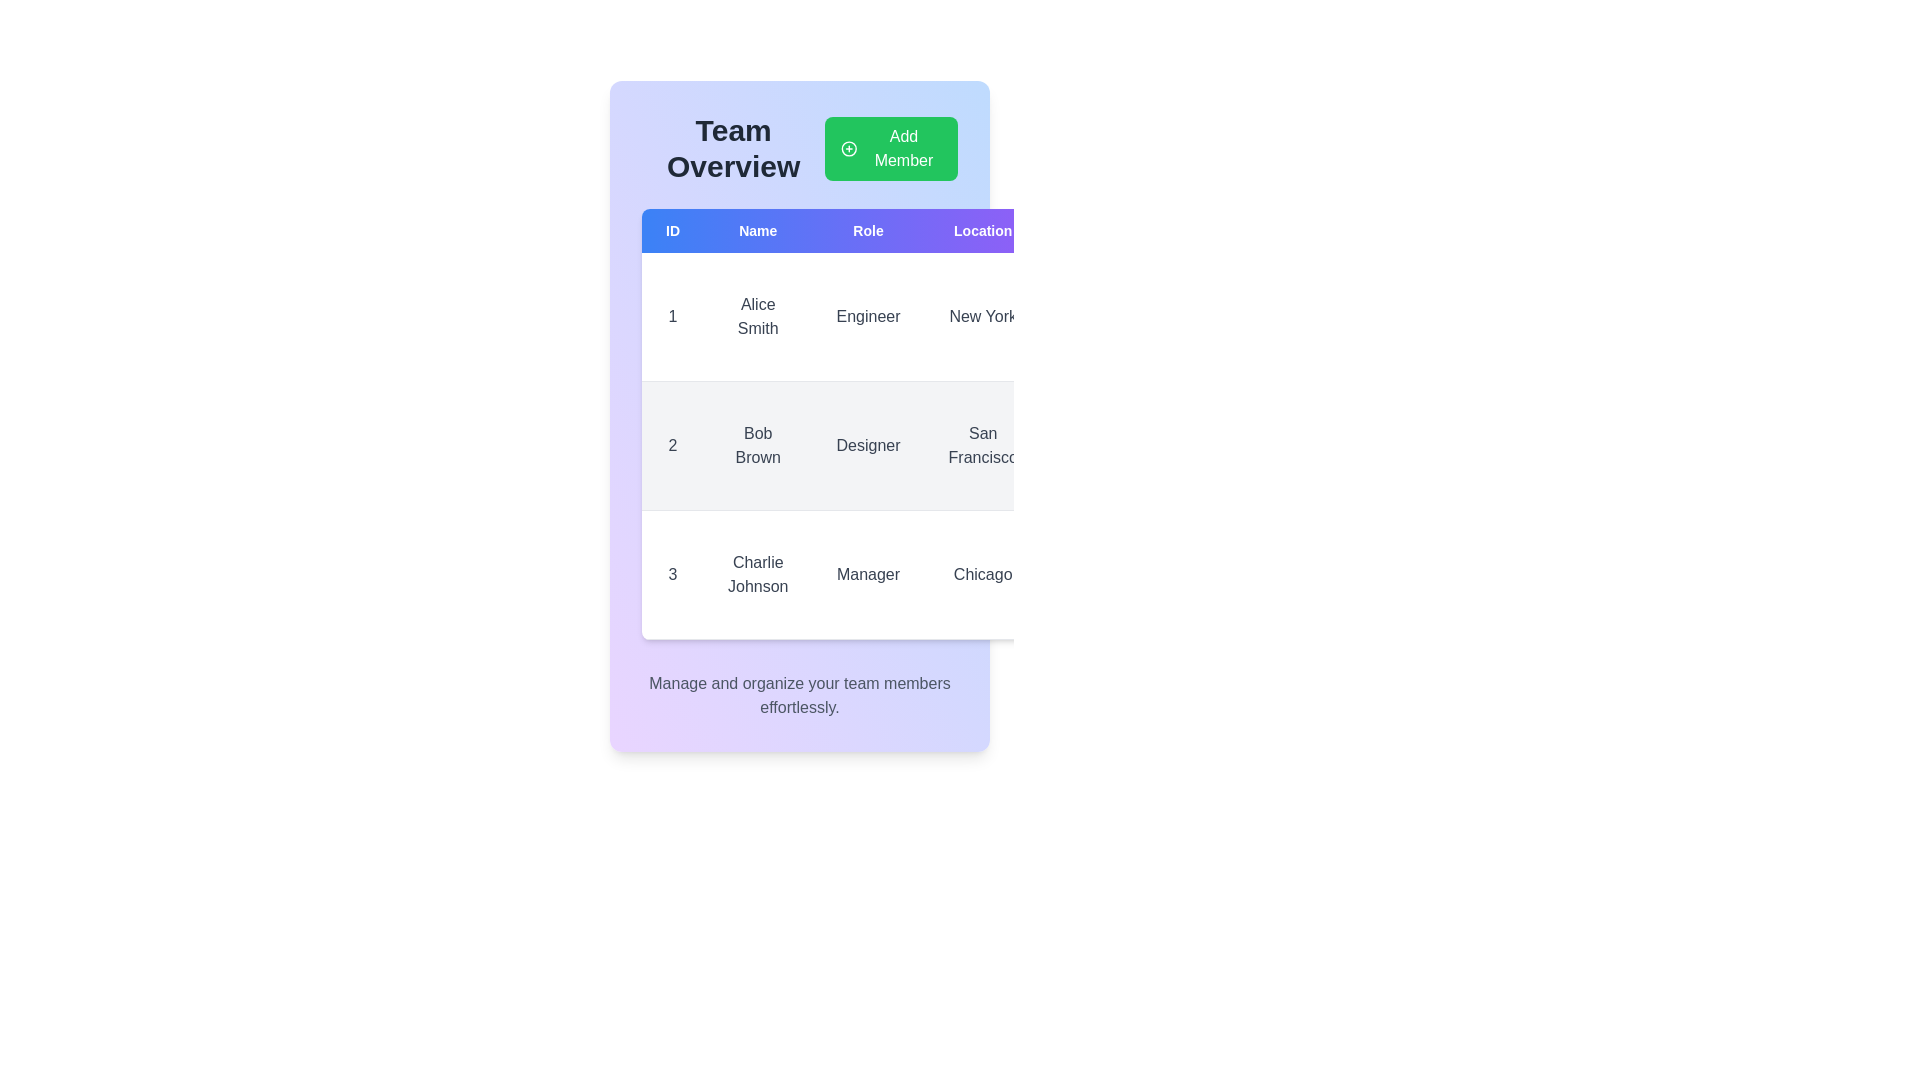 This screenshot has width=1920, height=1080. Describe the element at coordinates (672, 445) in the screenshot. I see `the Text Label displaying the ID number of an individual user` at that location.